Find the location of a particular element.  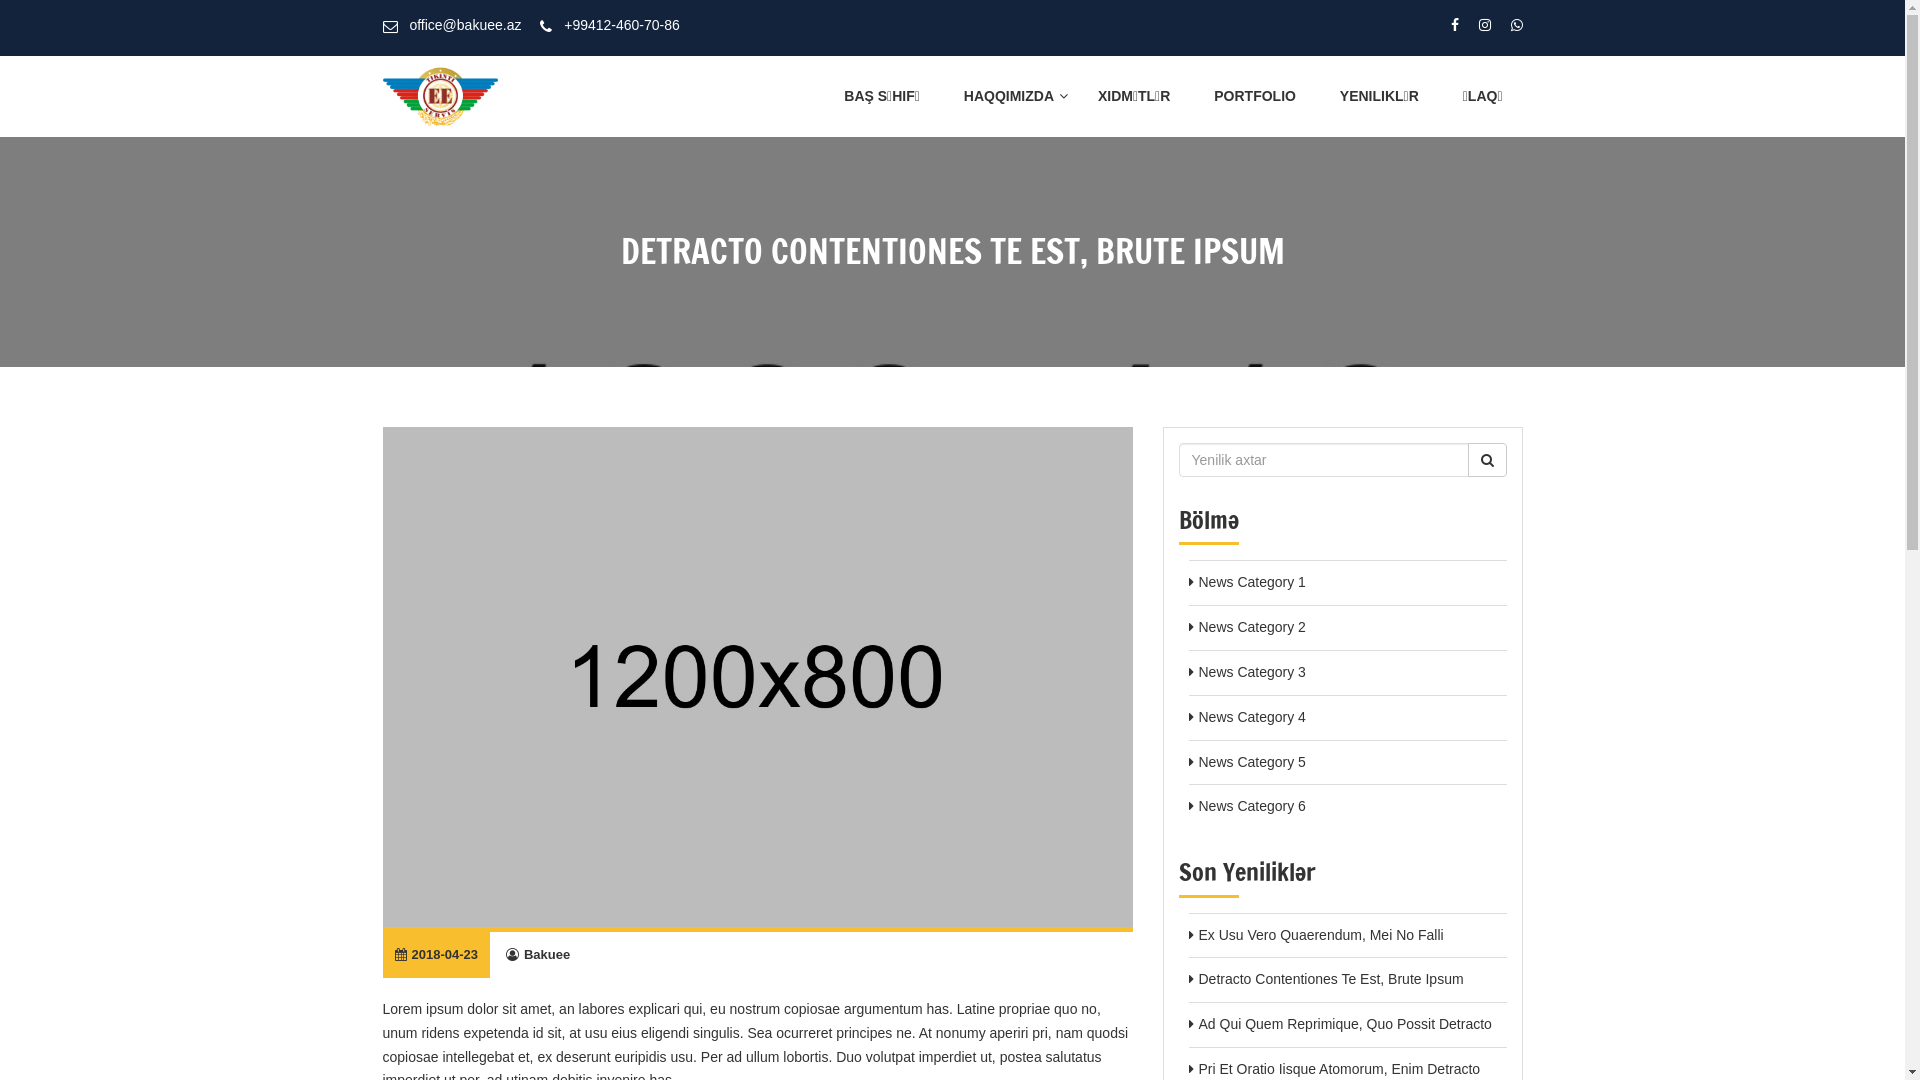

'News Category 1' is located at coordinates (1198, 582).